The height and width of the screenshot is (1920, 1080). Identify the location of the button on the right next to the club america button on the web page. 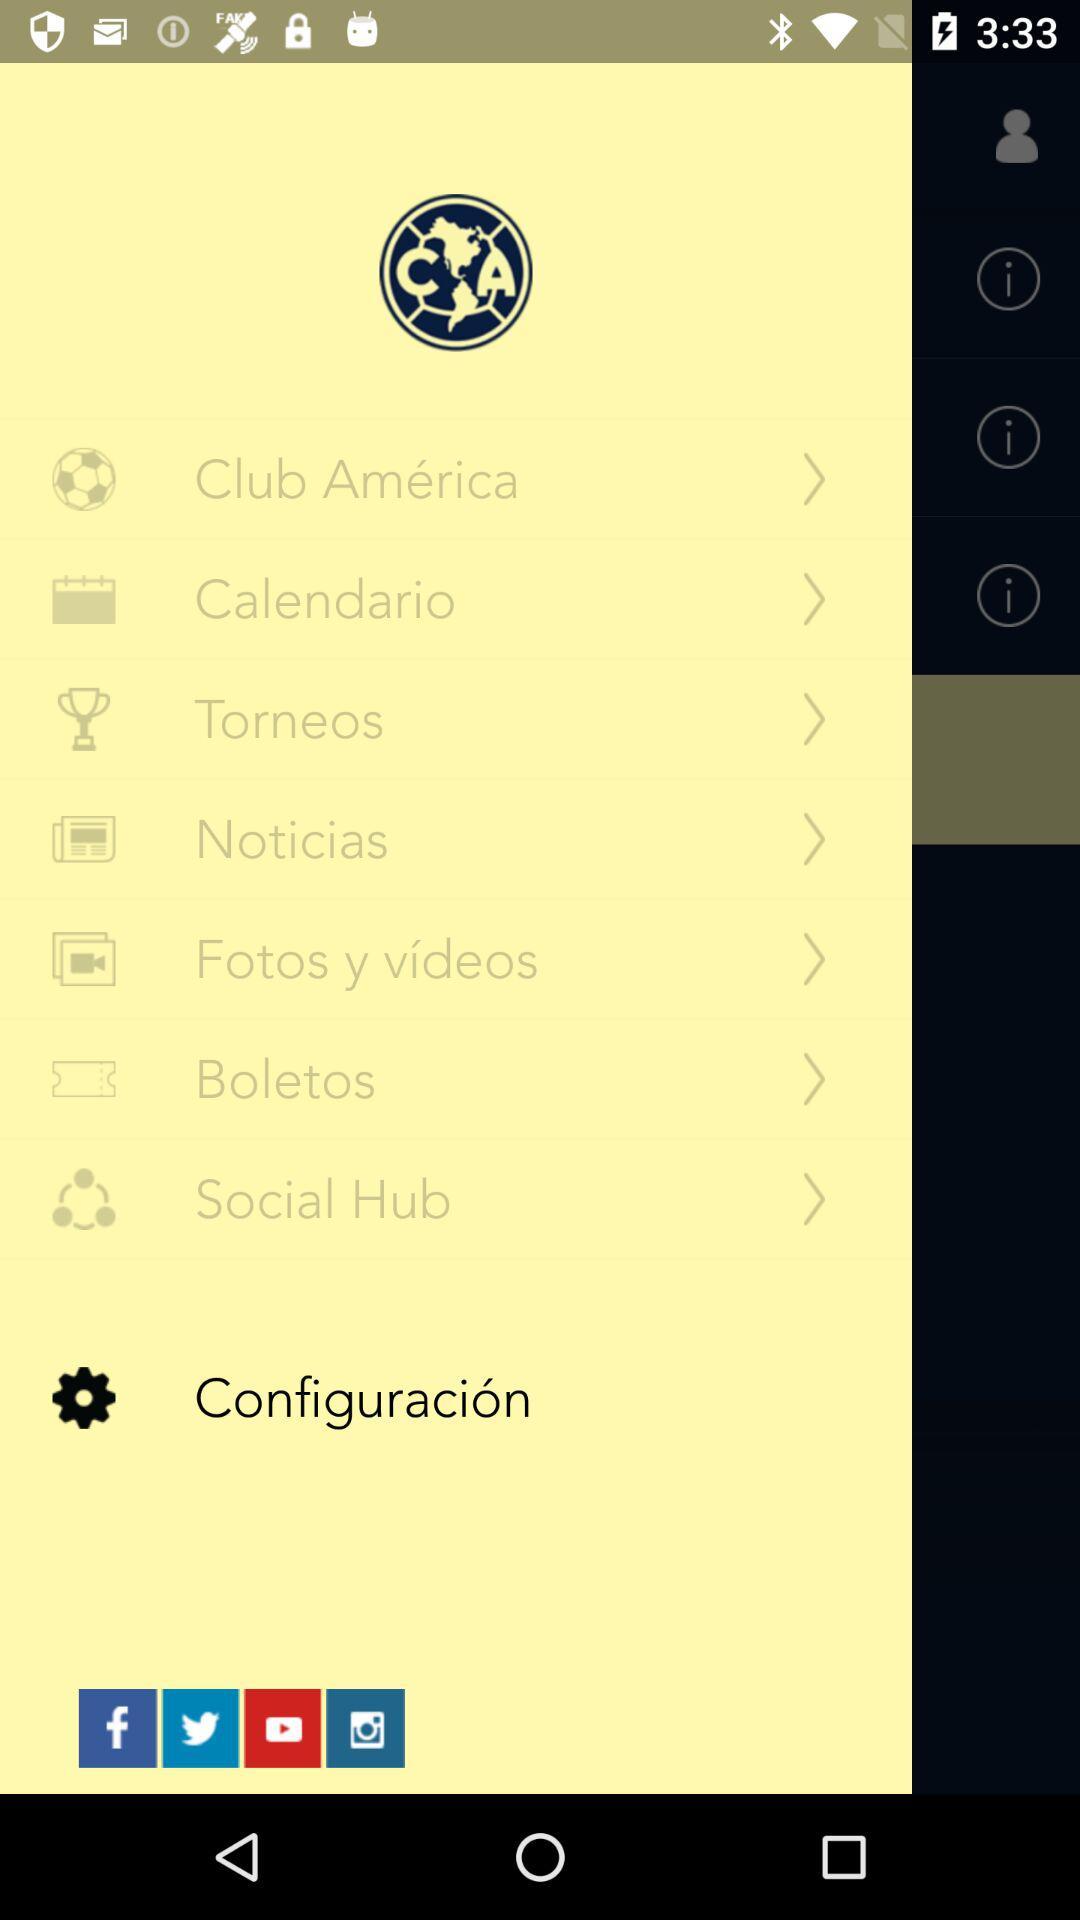
(814, 478).